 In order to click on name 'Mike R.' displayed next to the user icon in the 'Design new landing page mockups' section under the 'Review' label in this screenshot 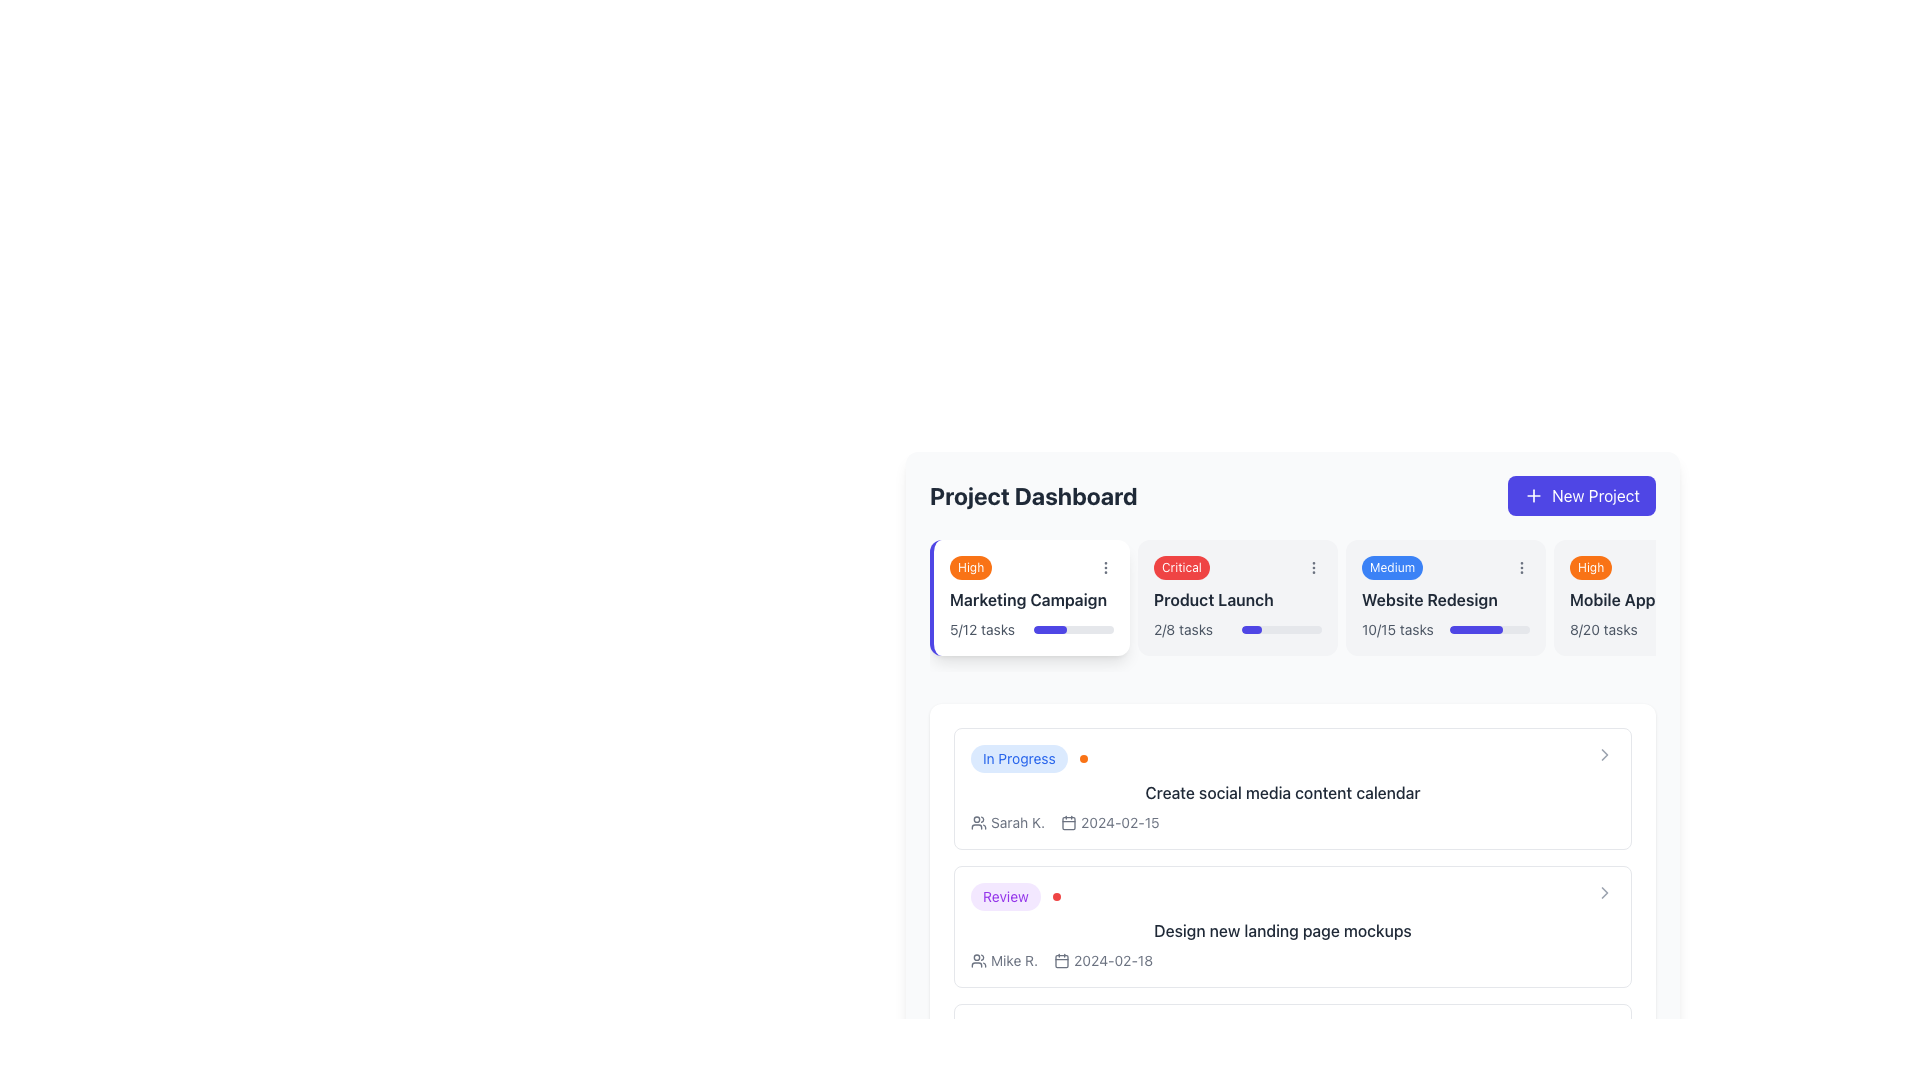, I will do `click(1004, 959)`.